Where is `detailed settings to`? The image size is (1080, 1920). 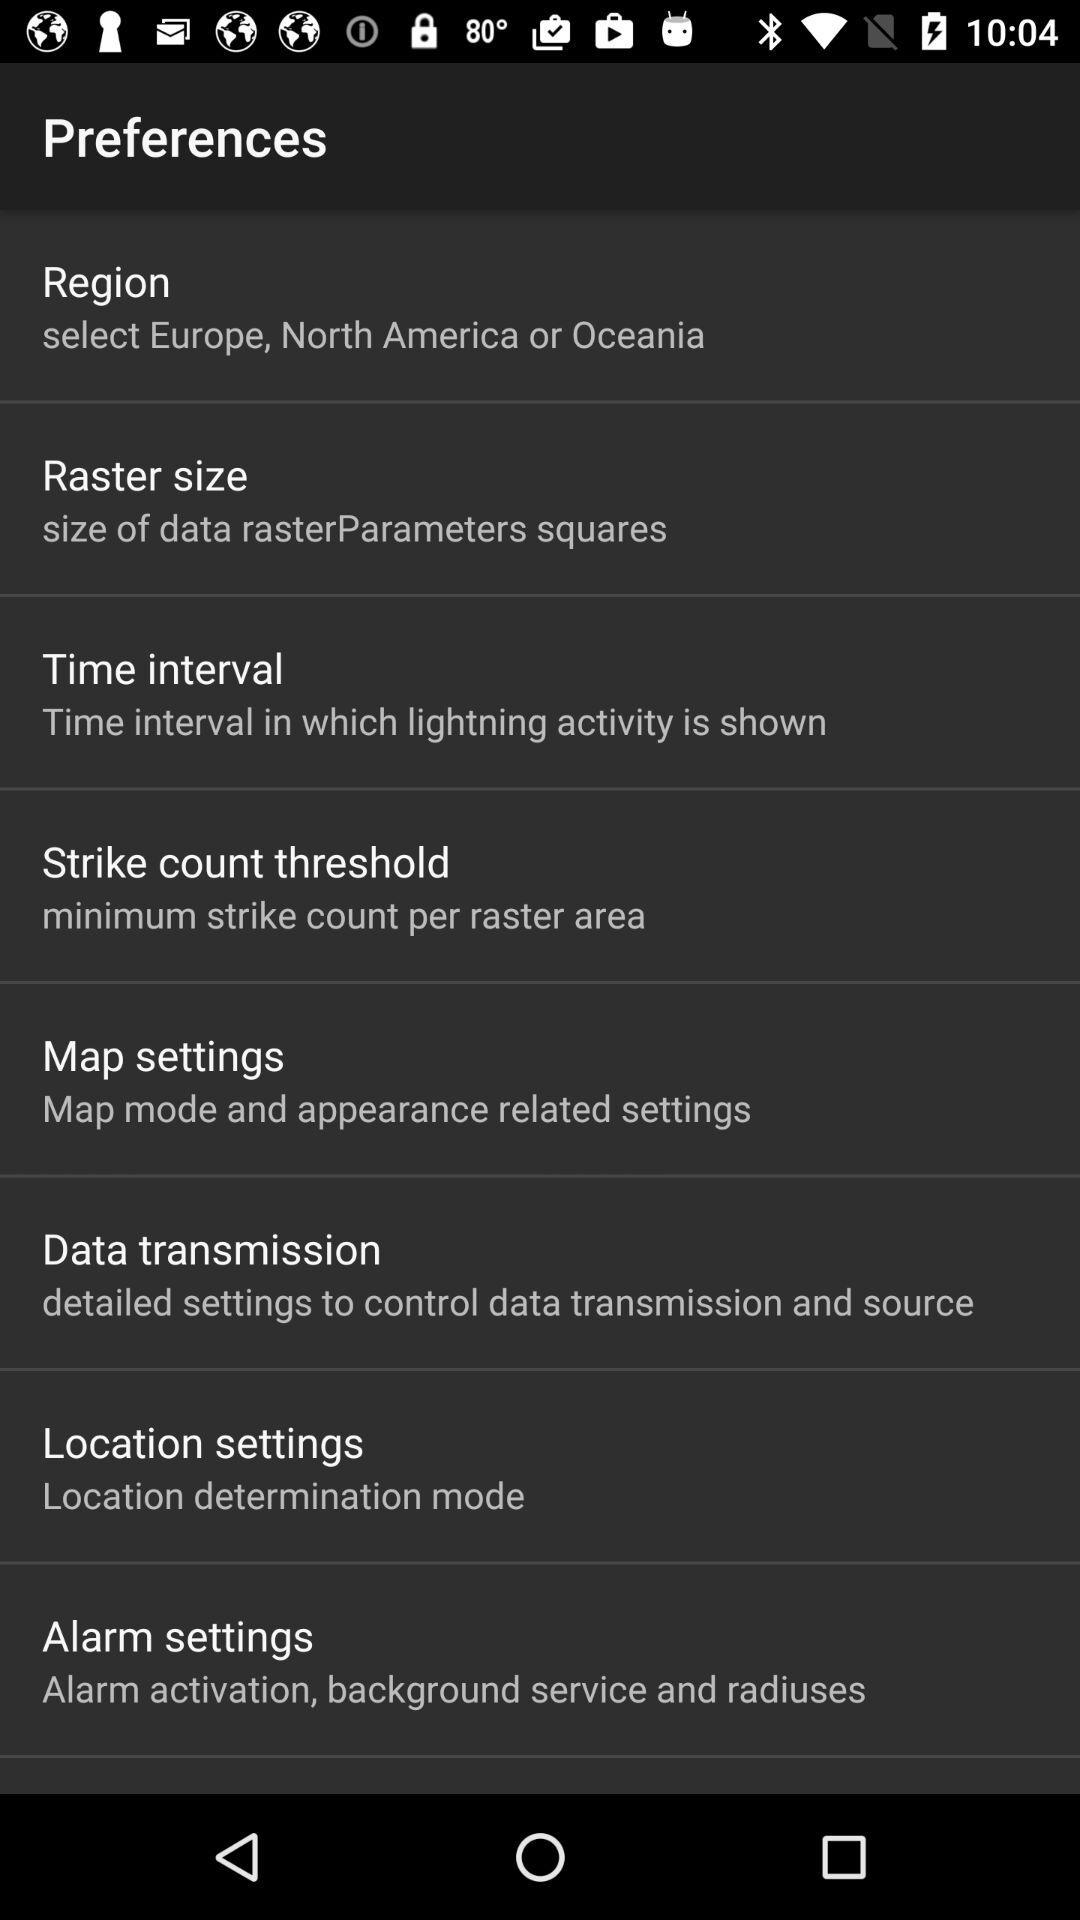 detailed settings to is located at coordinates (507, 1301).